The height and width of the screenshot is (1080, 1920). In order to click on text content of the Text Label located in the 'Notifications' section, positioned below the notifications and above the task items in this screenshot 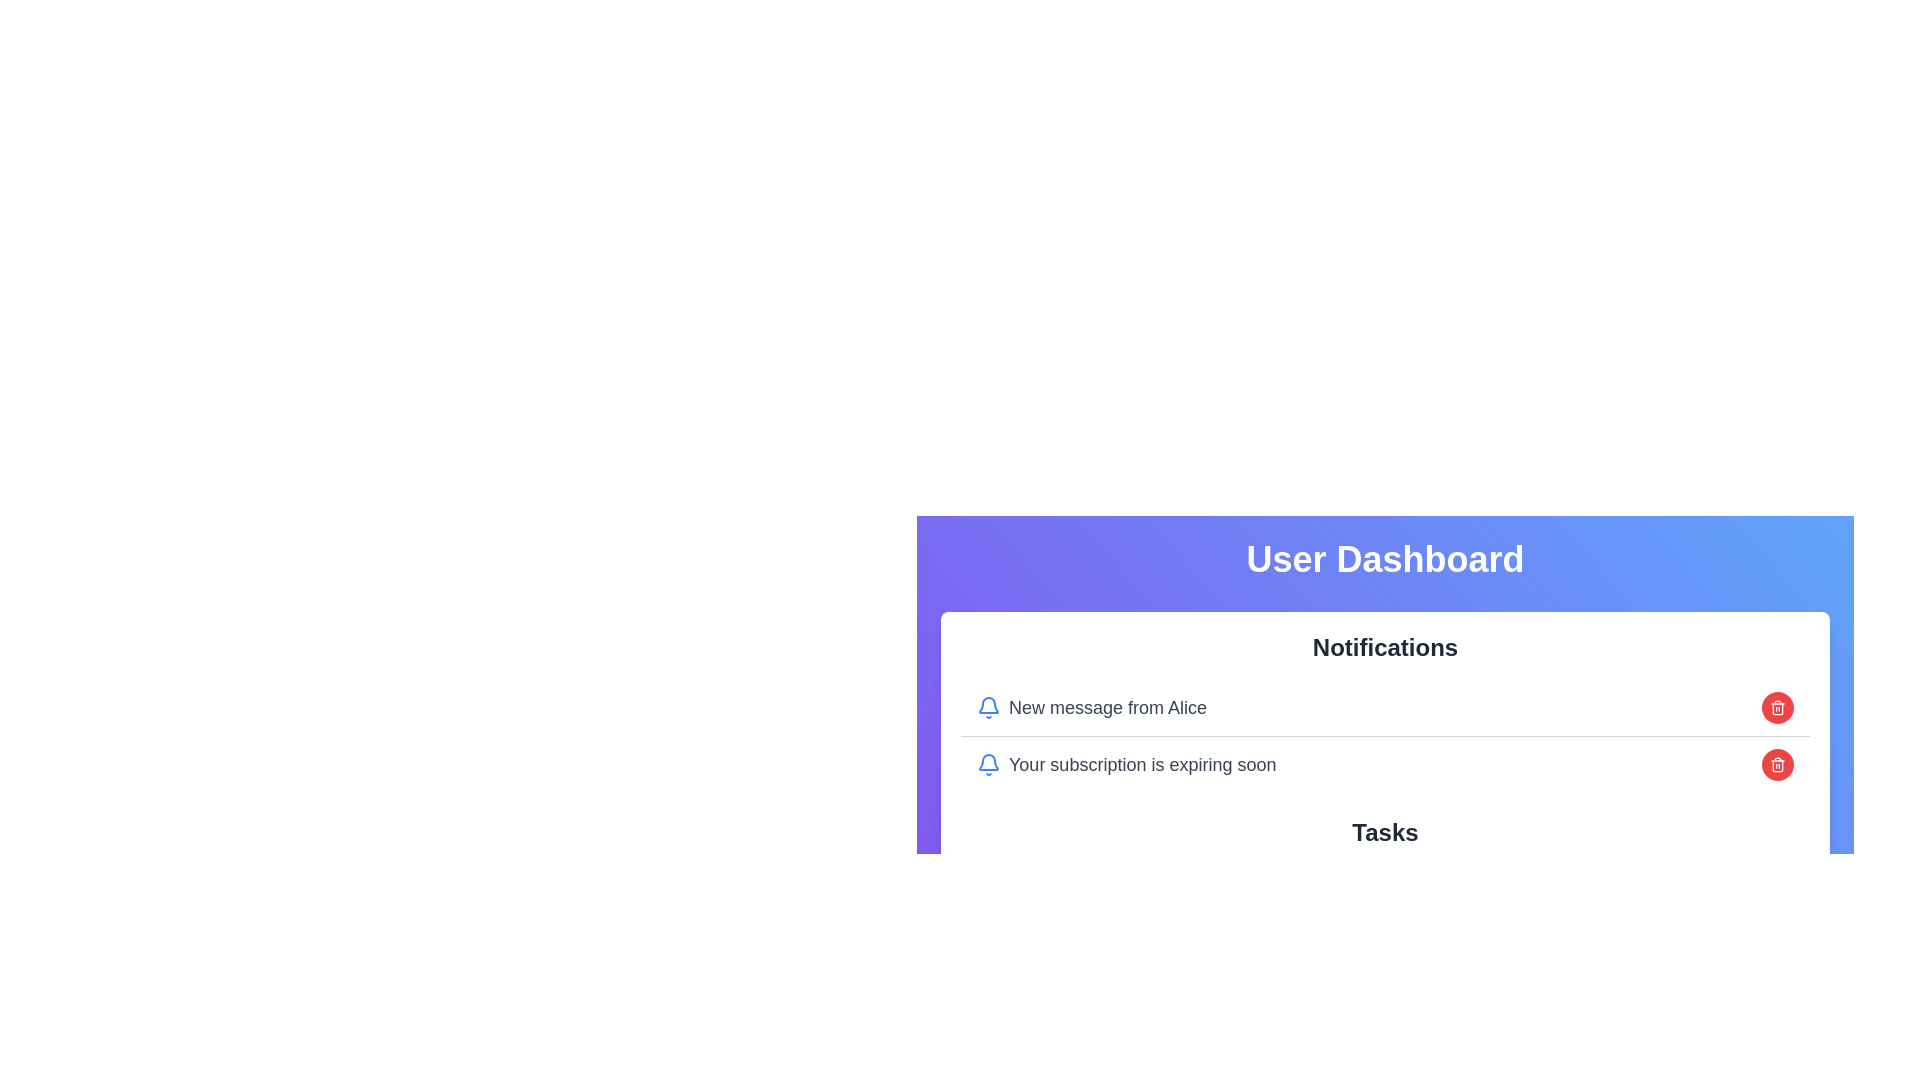, I will do `click(1384, 833)`.